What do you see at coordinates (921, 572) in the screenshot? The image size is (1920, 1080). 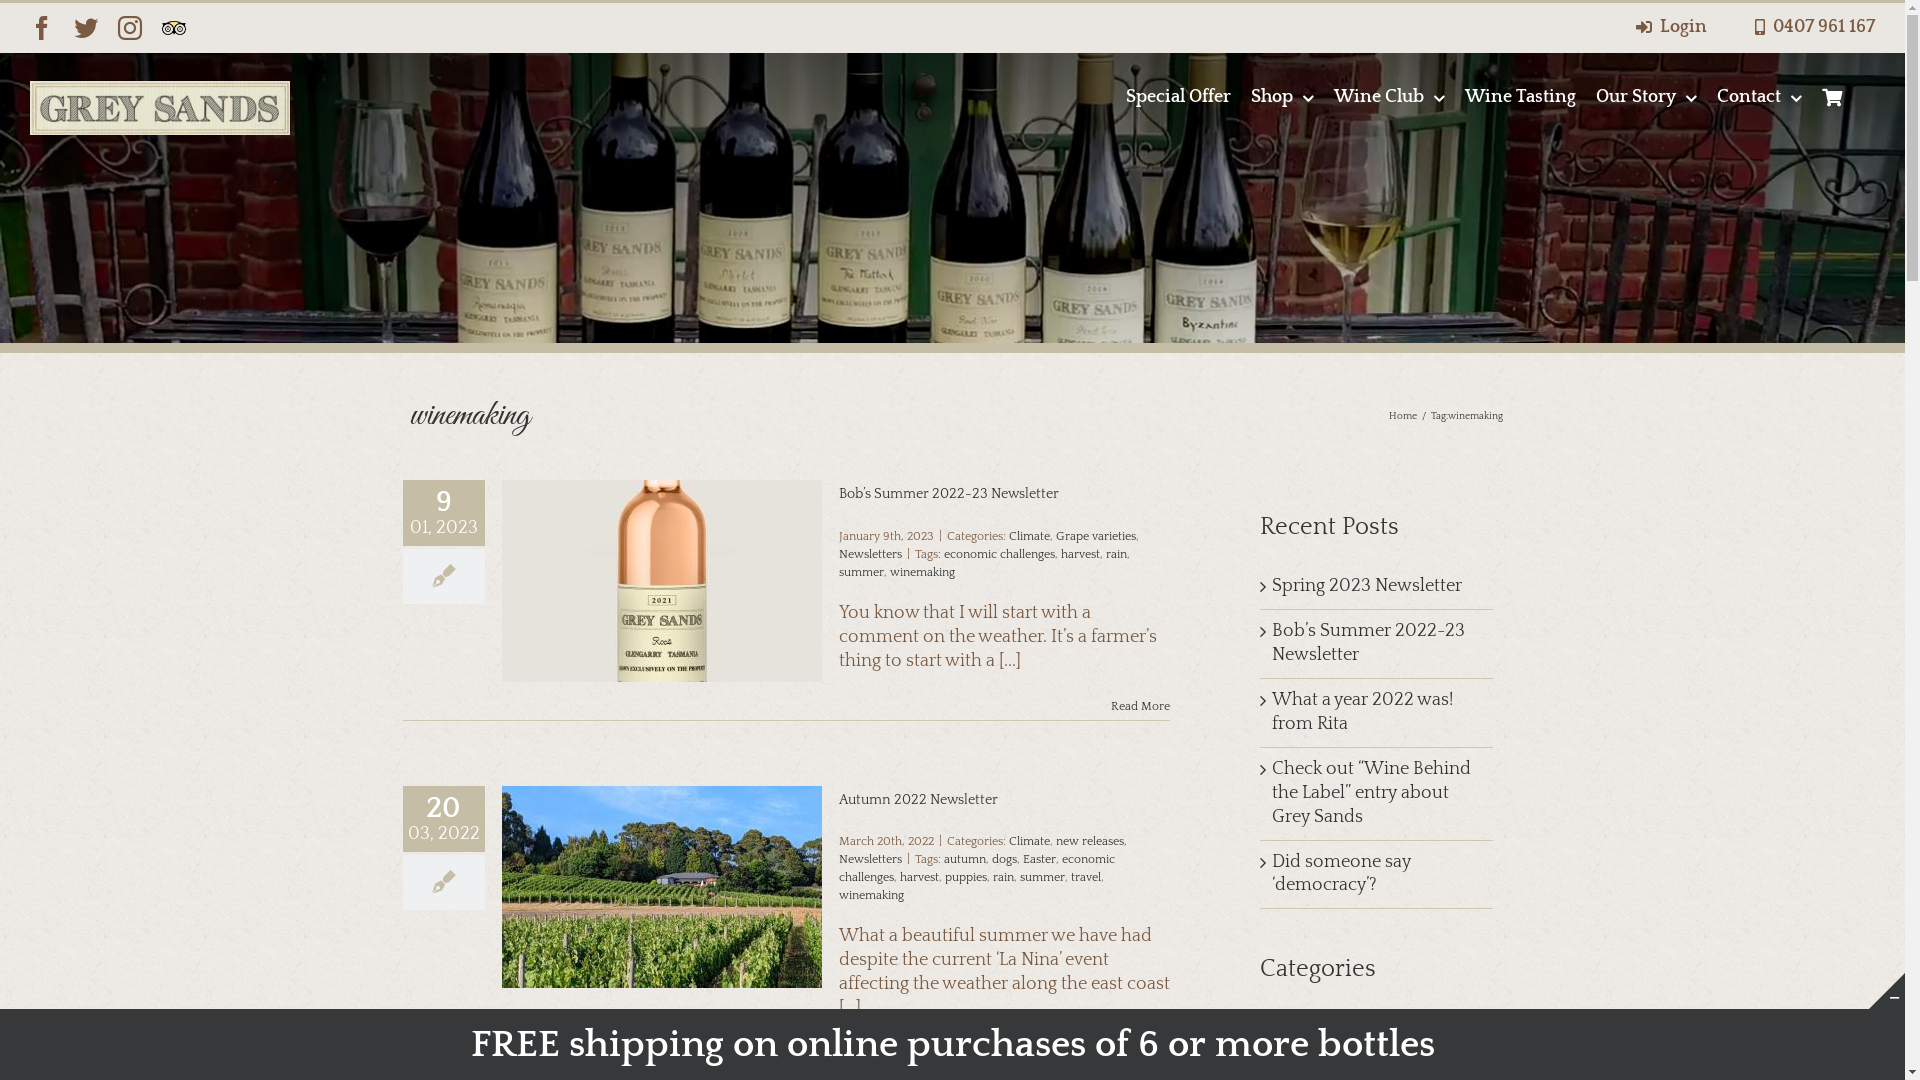 I see `'winemaking'` at bounding box center [921, 572].